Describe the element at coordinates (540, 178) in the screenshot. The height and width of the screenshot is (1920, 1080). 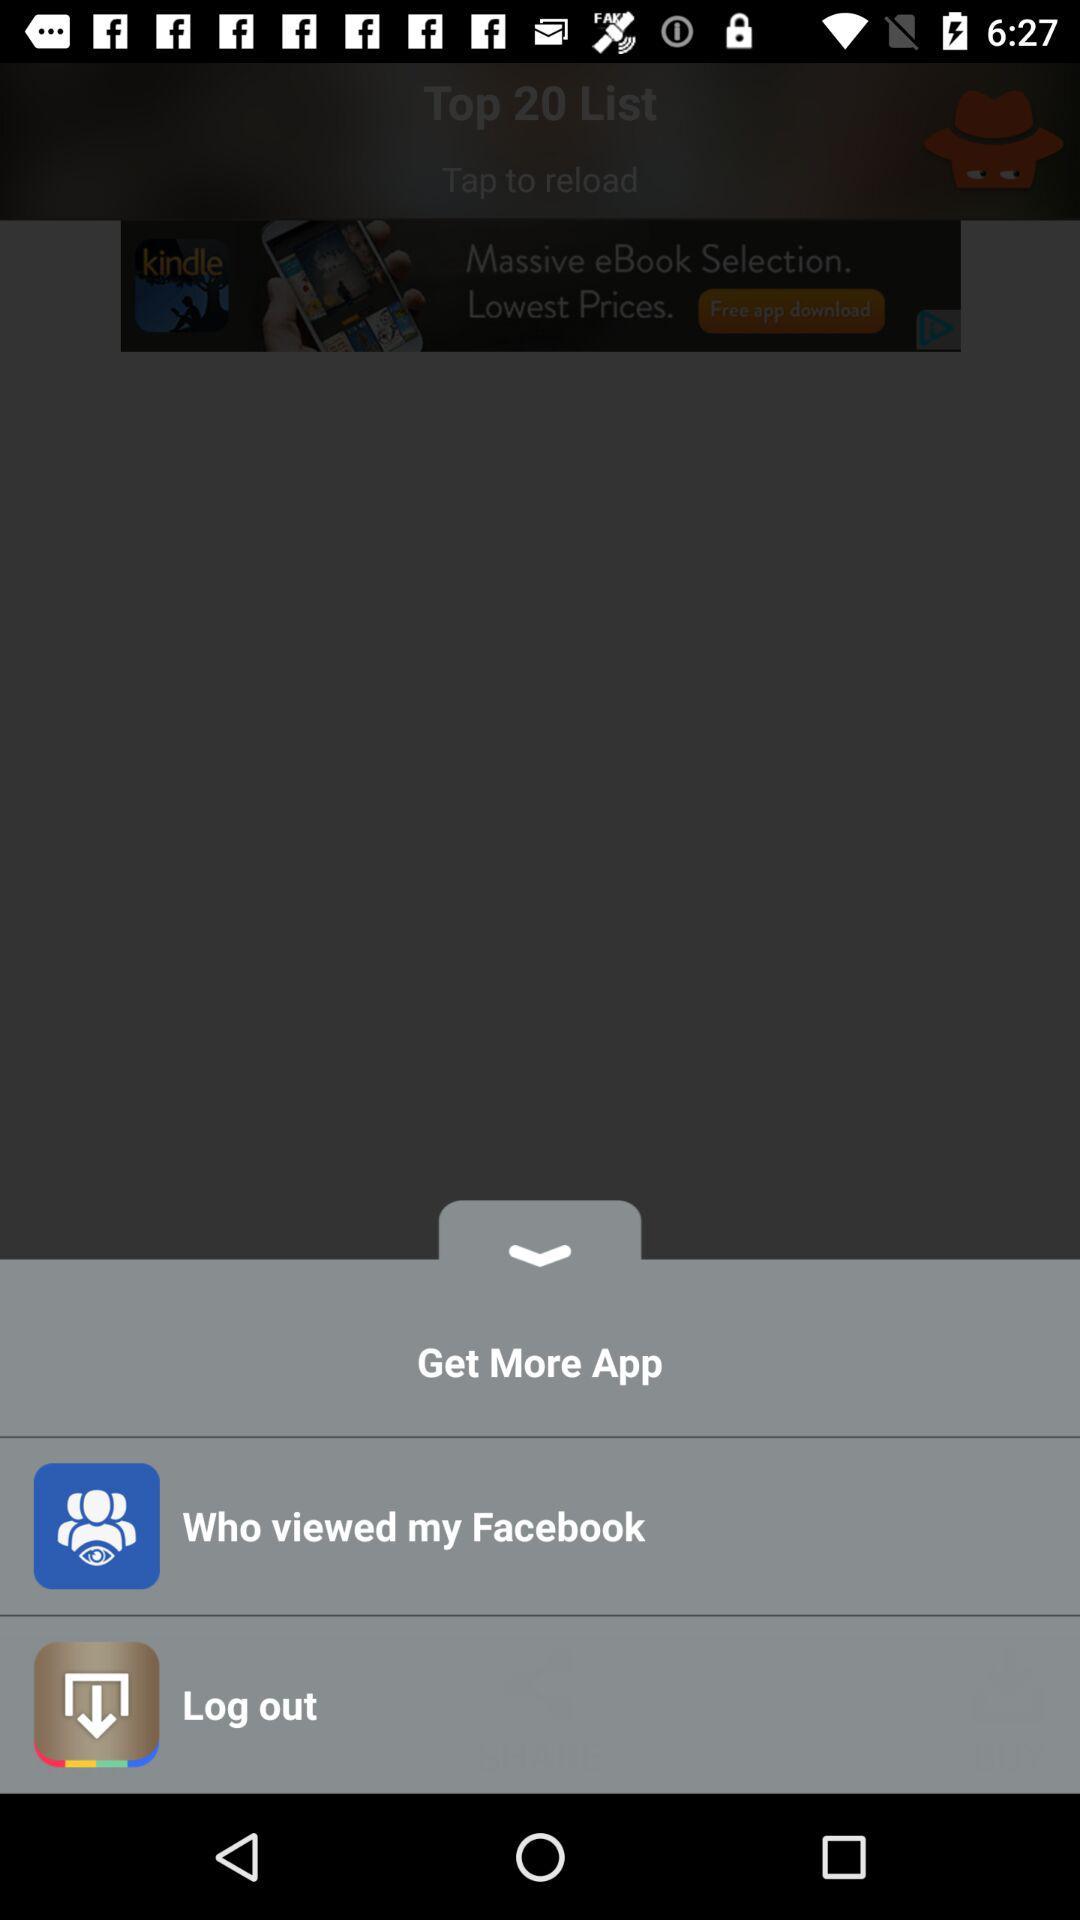
I see `the item below the top 20 list app` at that location.